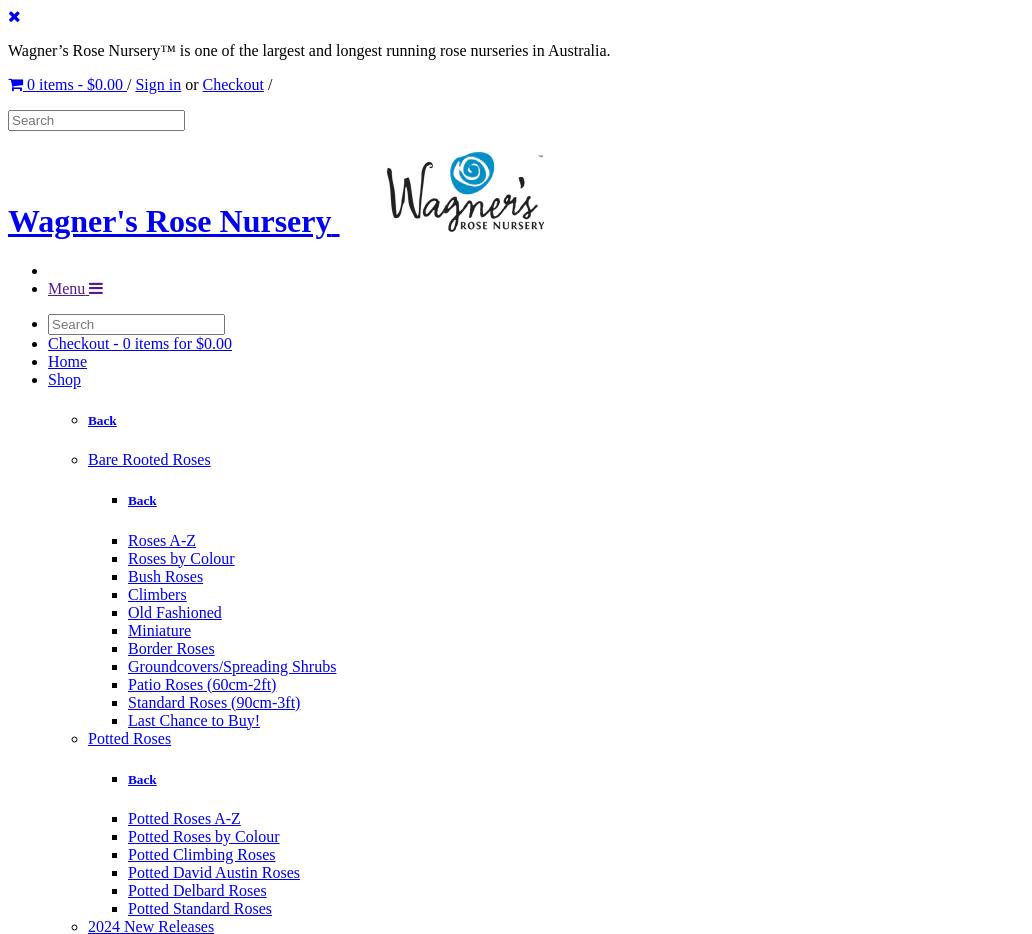 The width and height of the screenshot is (1032, 934). Describe the element at coordinates (164, 574) in the screenshot. I see `'Bush Roses'` at that location.